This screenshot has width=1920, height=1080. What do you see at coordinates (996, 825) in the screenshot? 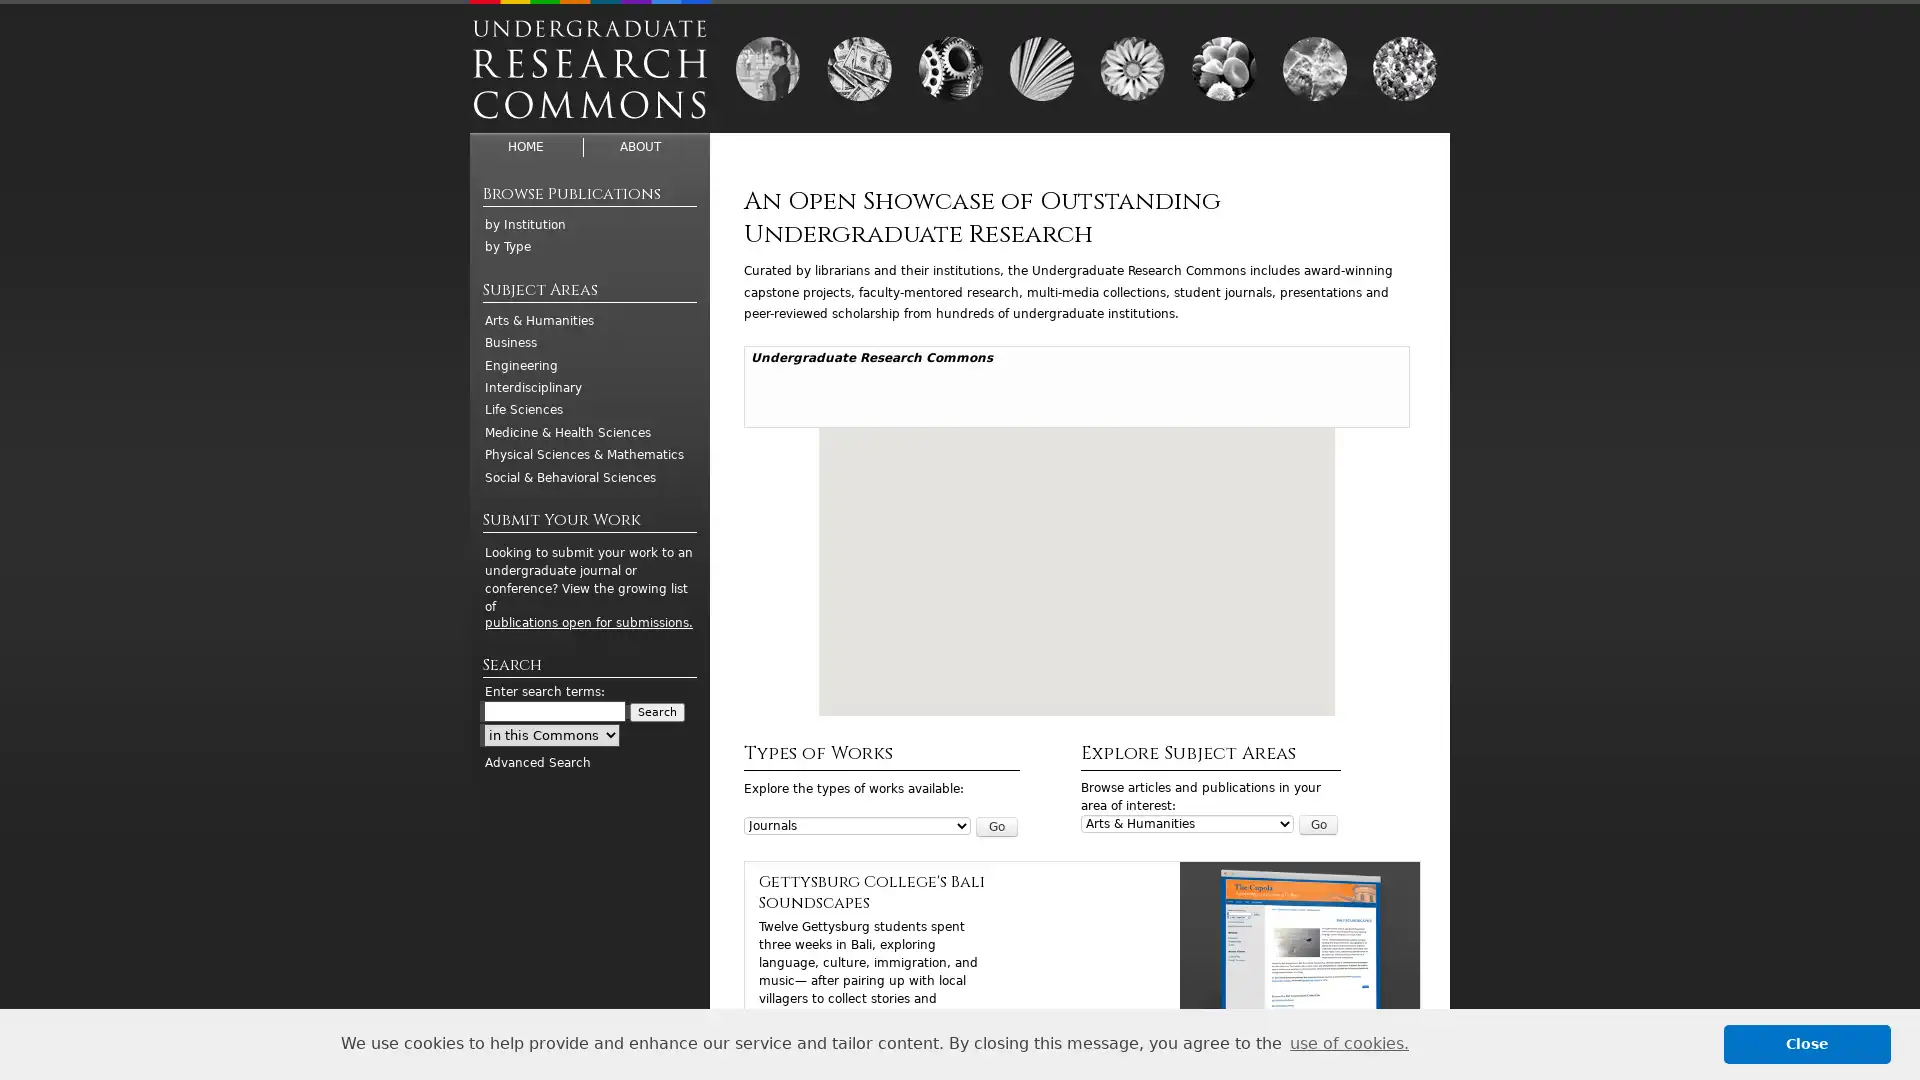
I see `Go` at bounding box center [996, 825].